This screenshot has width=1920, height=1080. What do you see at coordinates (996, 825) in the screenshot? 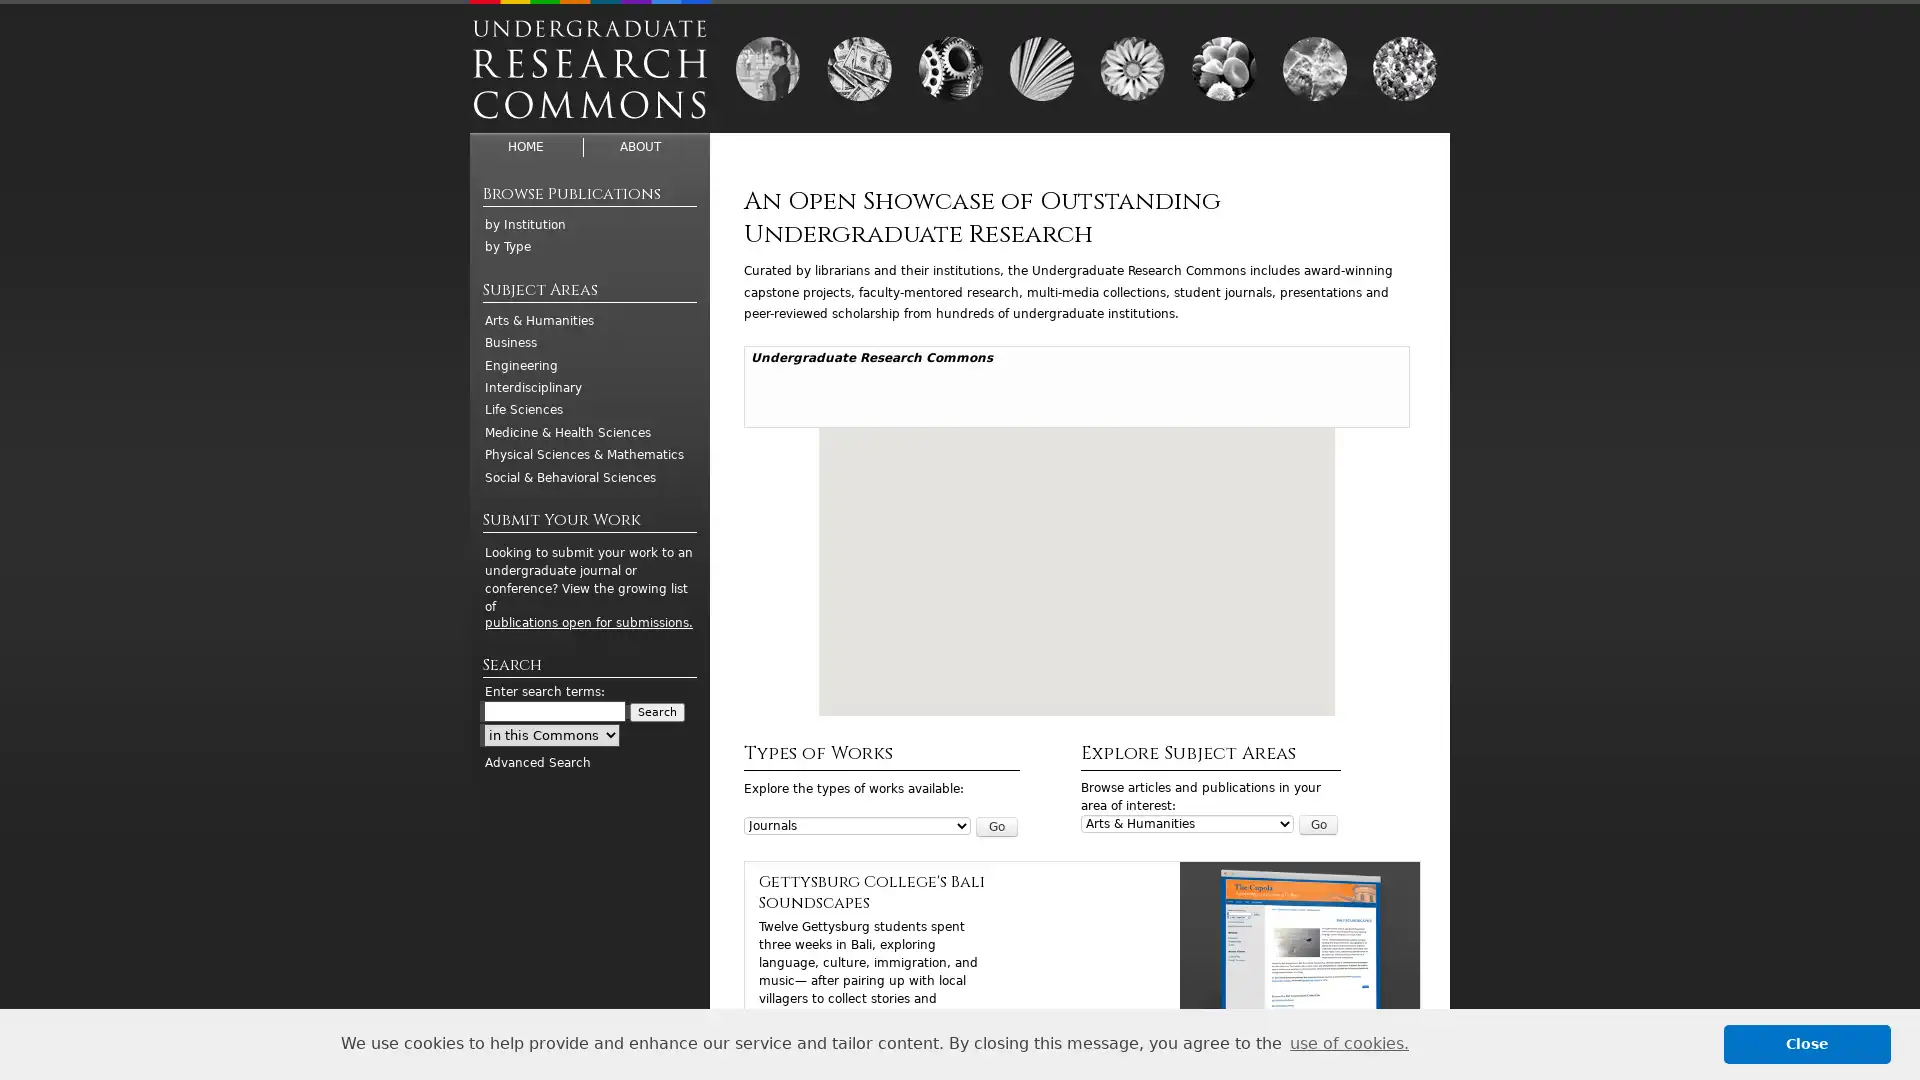
I see `Go` at bounding box center [996, 825].